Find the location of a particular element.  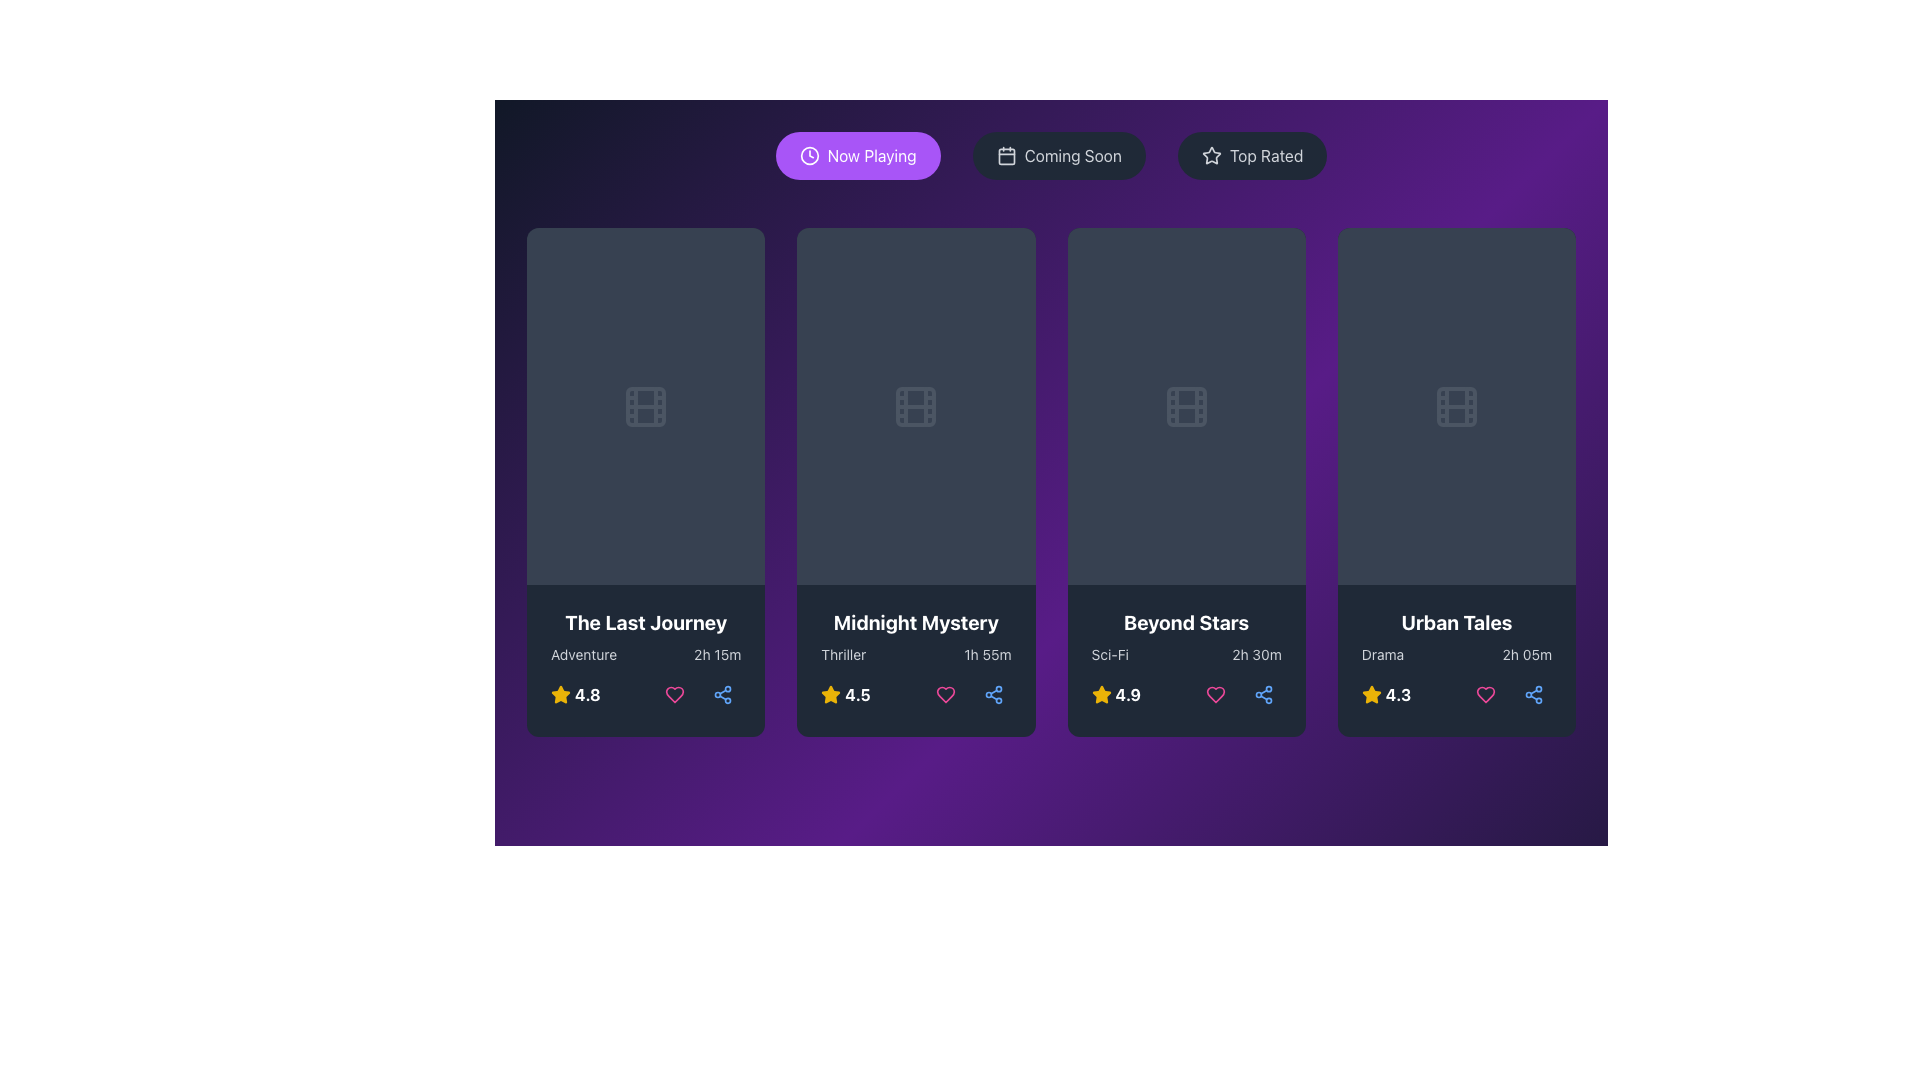

duration value displayed as '2h 30m' in a small-sized font beneath the 'Beyond Stars' card, next to the 'Sci-Fi' genre label is located at coordinates (1256, 655).